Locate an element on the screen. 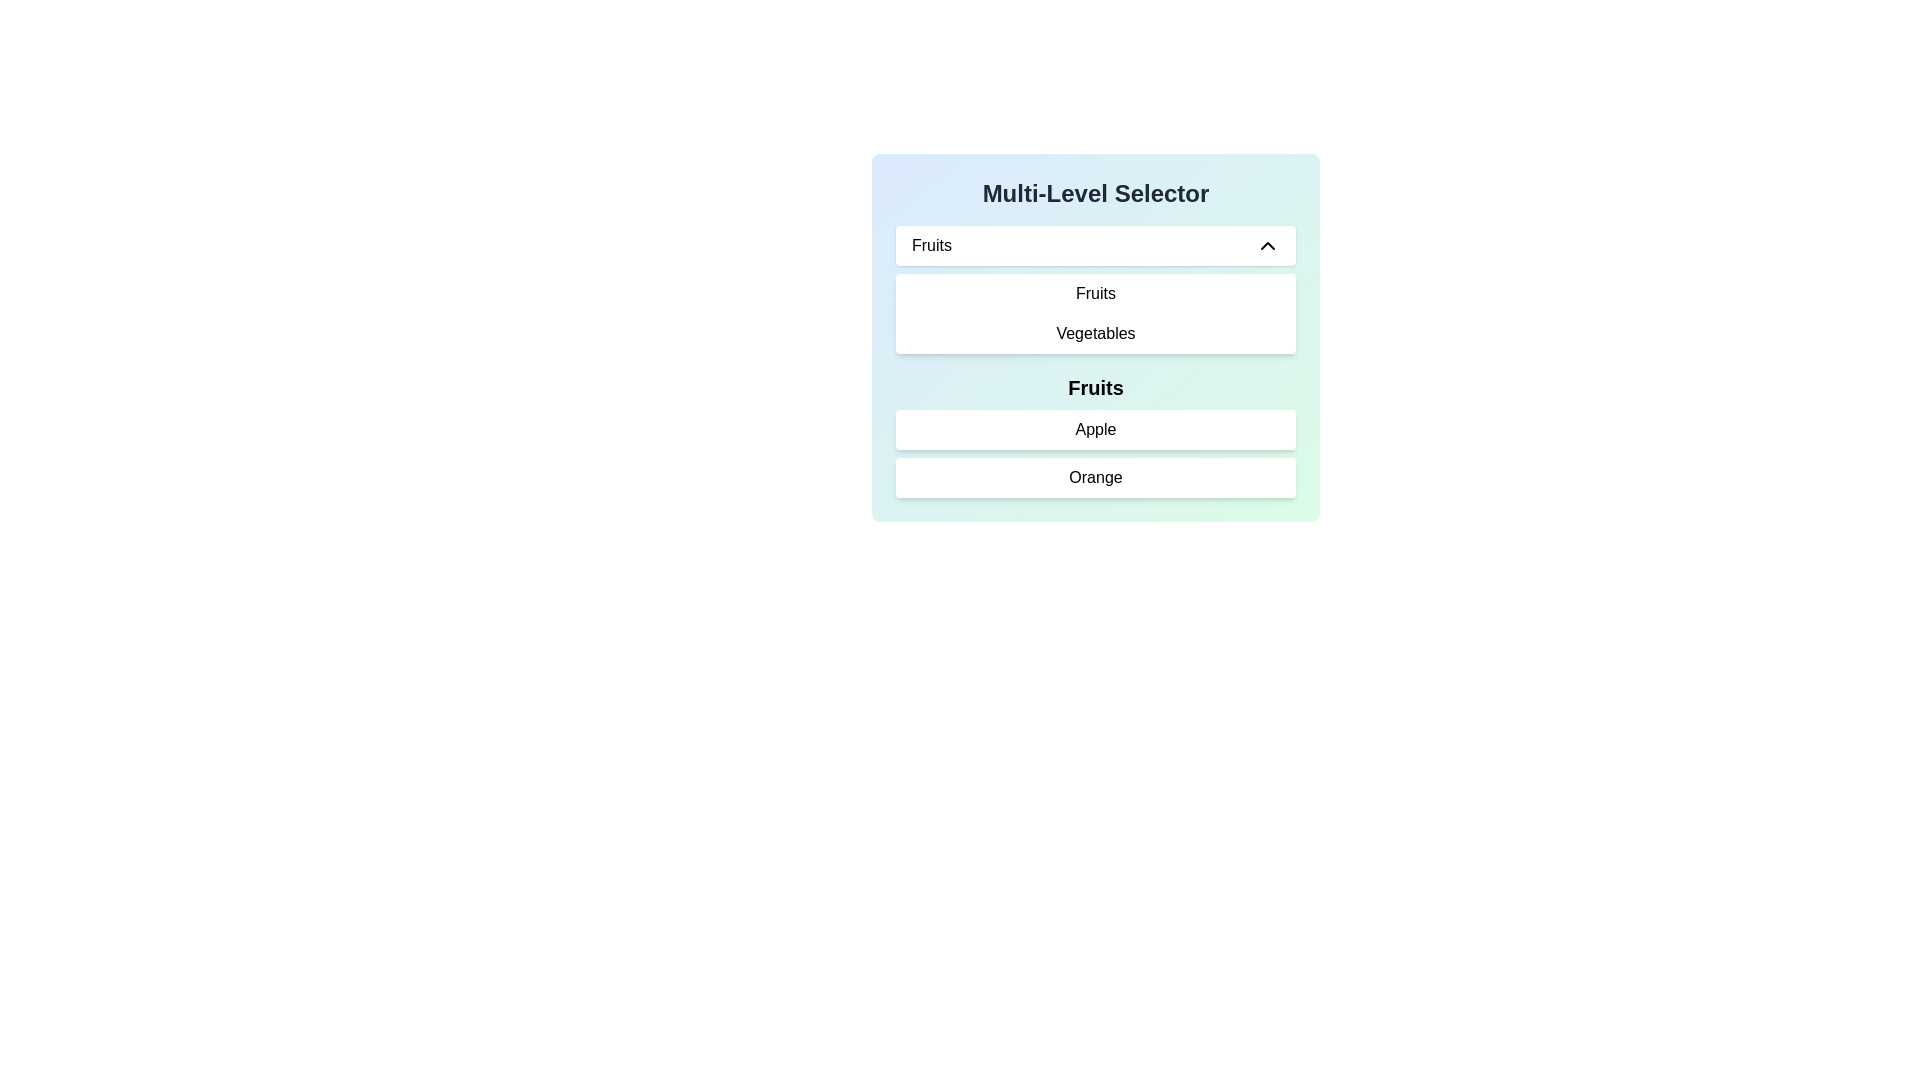 The width and height of the screenshot is (1920, 1080). to select the 'Apple' option from the dropdown menu under the 'Fruits' section, which is the first selectable item styled with a white background and rounded corners is located at coordinates (1094, 428).